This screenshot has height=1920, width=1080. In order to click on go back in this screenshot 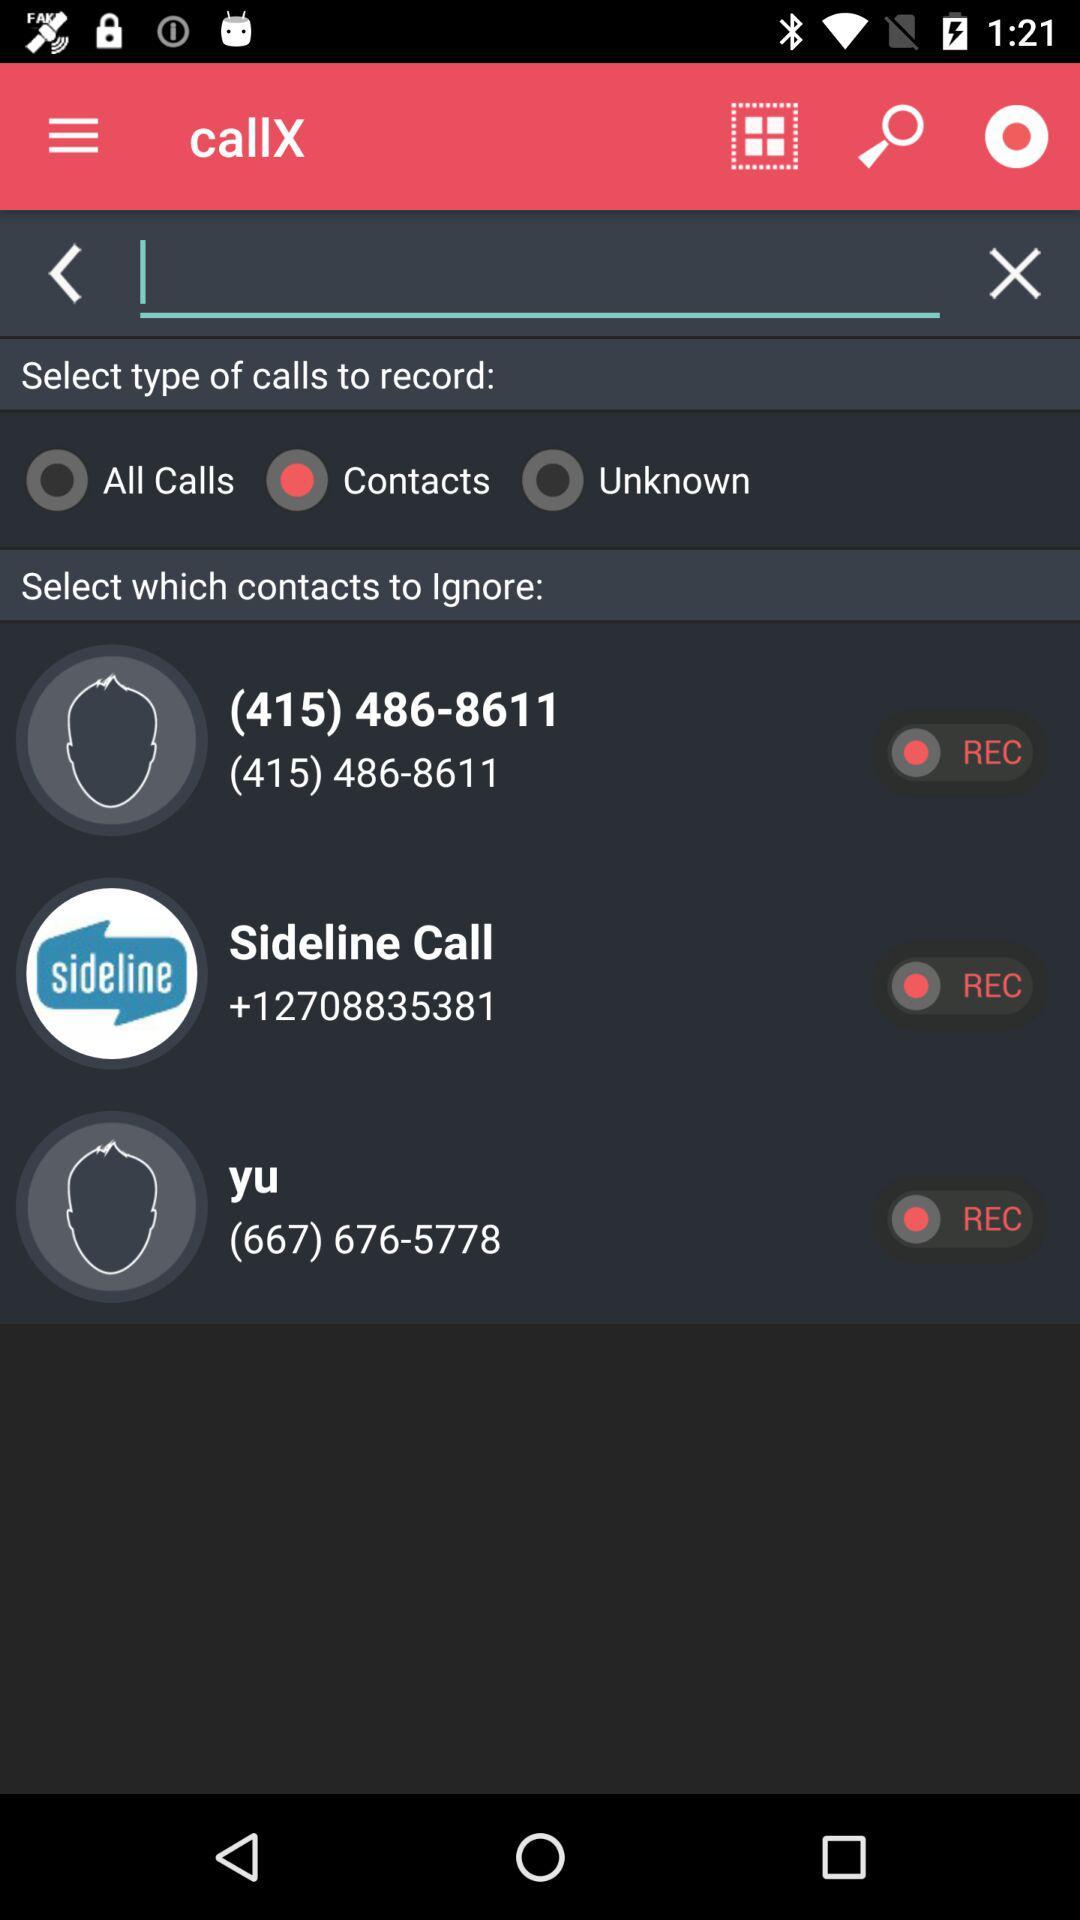, I will do `click(63, 272)`.